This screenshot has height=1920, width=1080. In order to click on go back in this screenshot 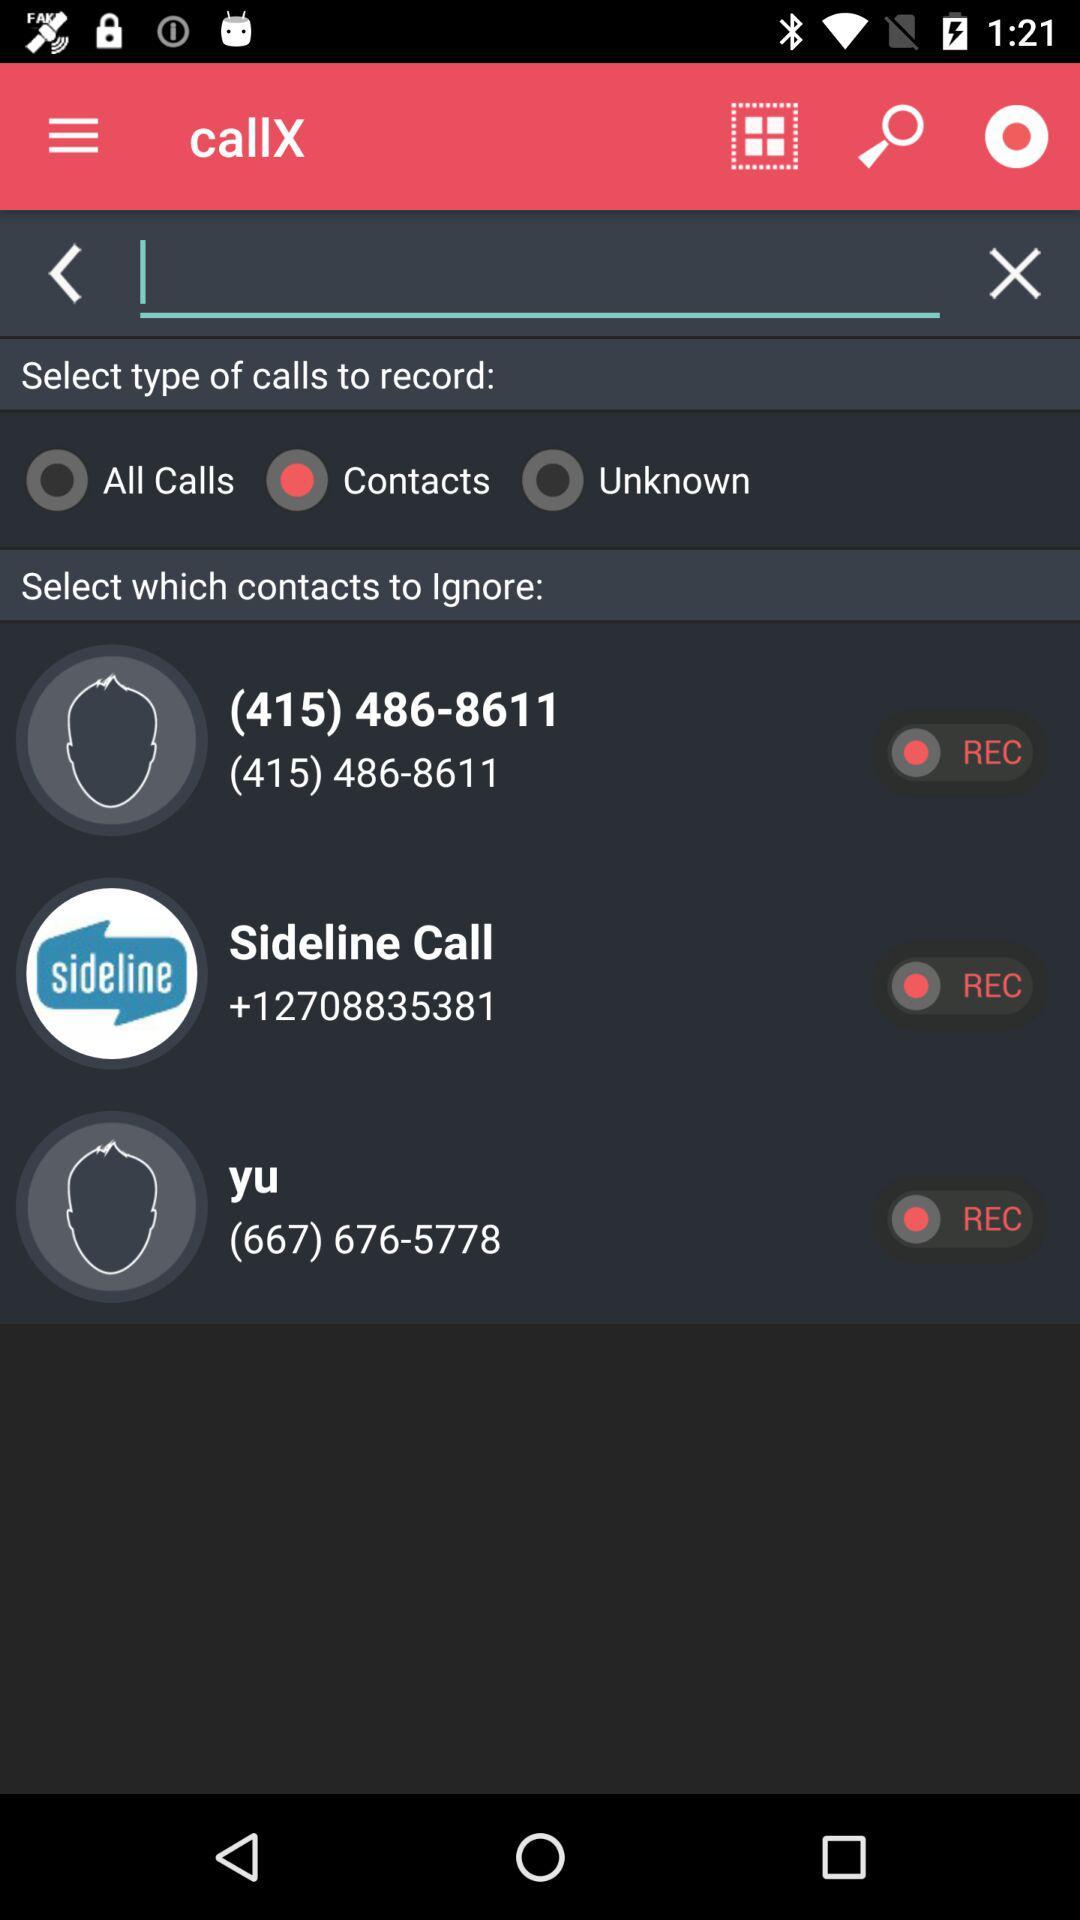, I will do `click(63, 272)`.